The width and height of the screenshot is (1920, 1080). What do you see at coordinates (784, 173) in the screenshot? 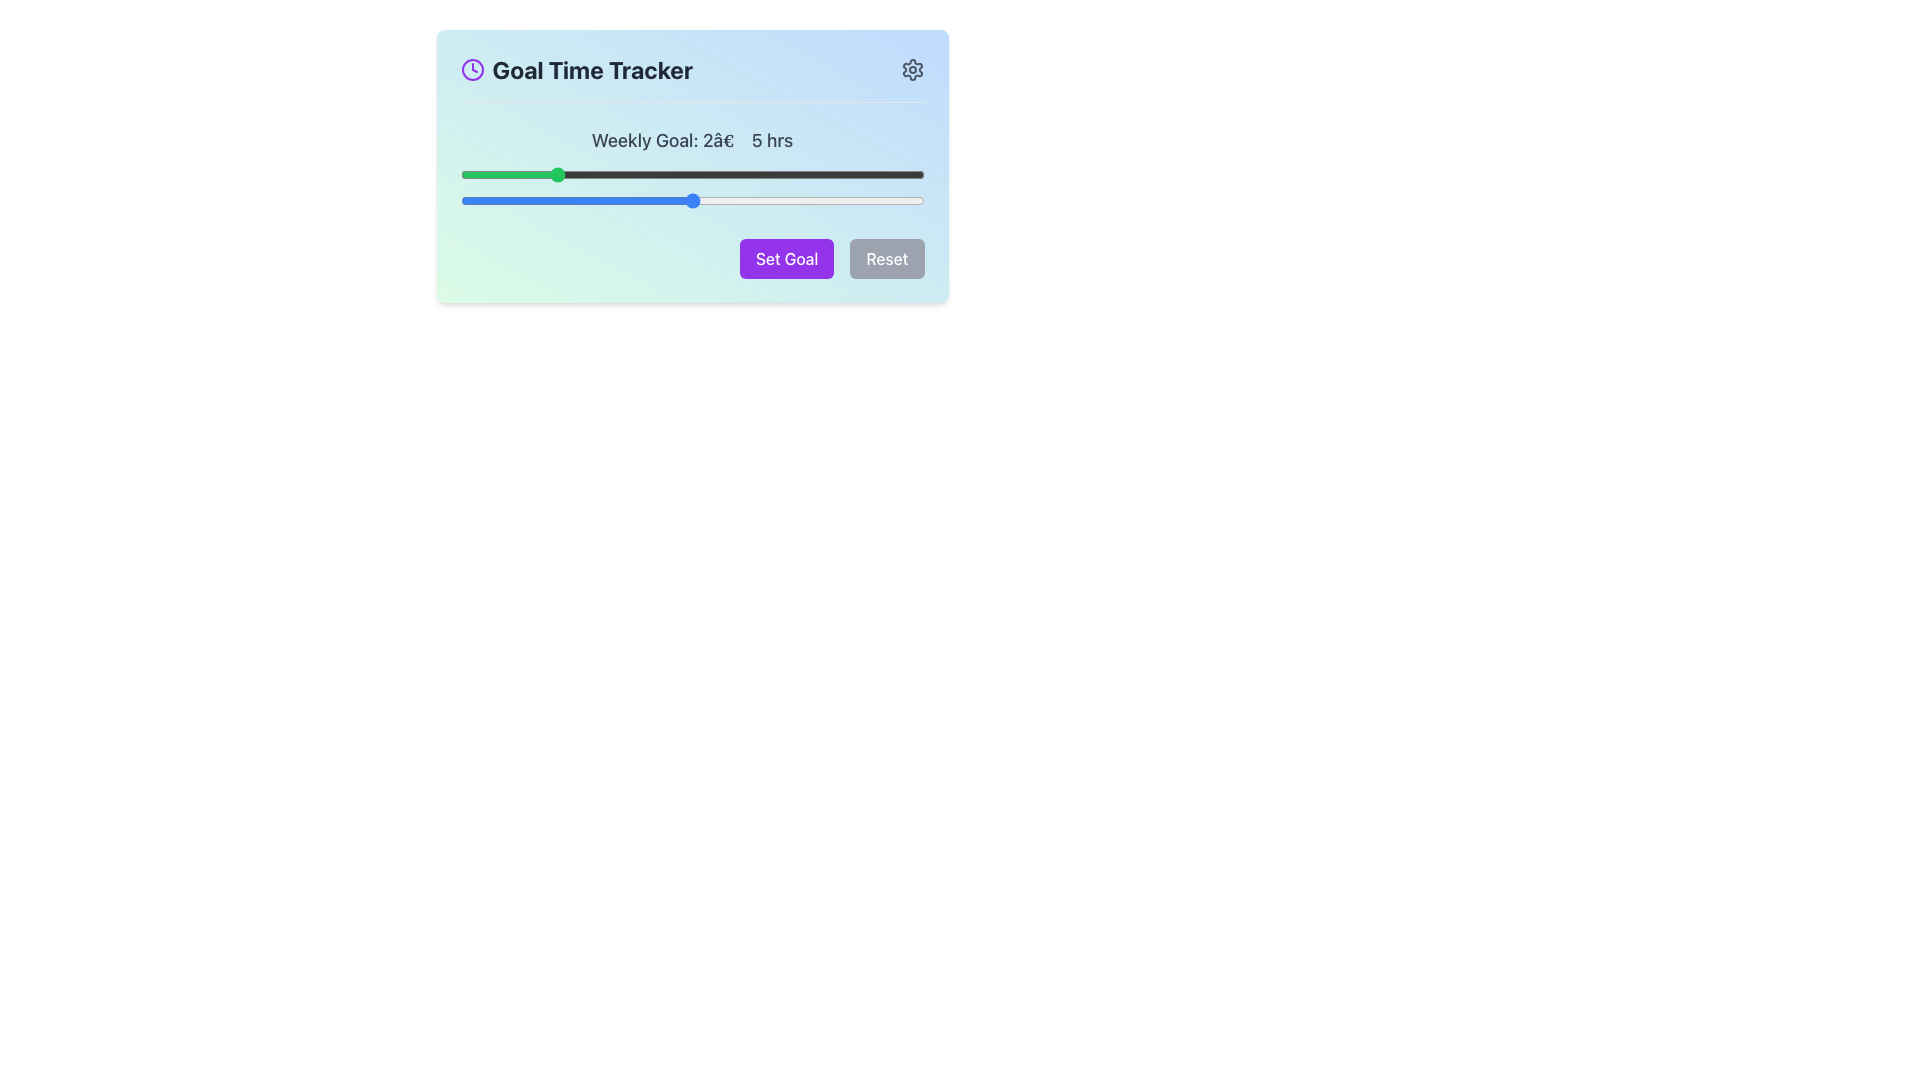
I see `the time slider` at bounding box center [784, 173].